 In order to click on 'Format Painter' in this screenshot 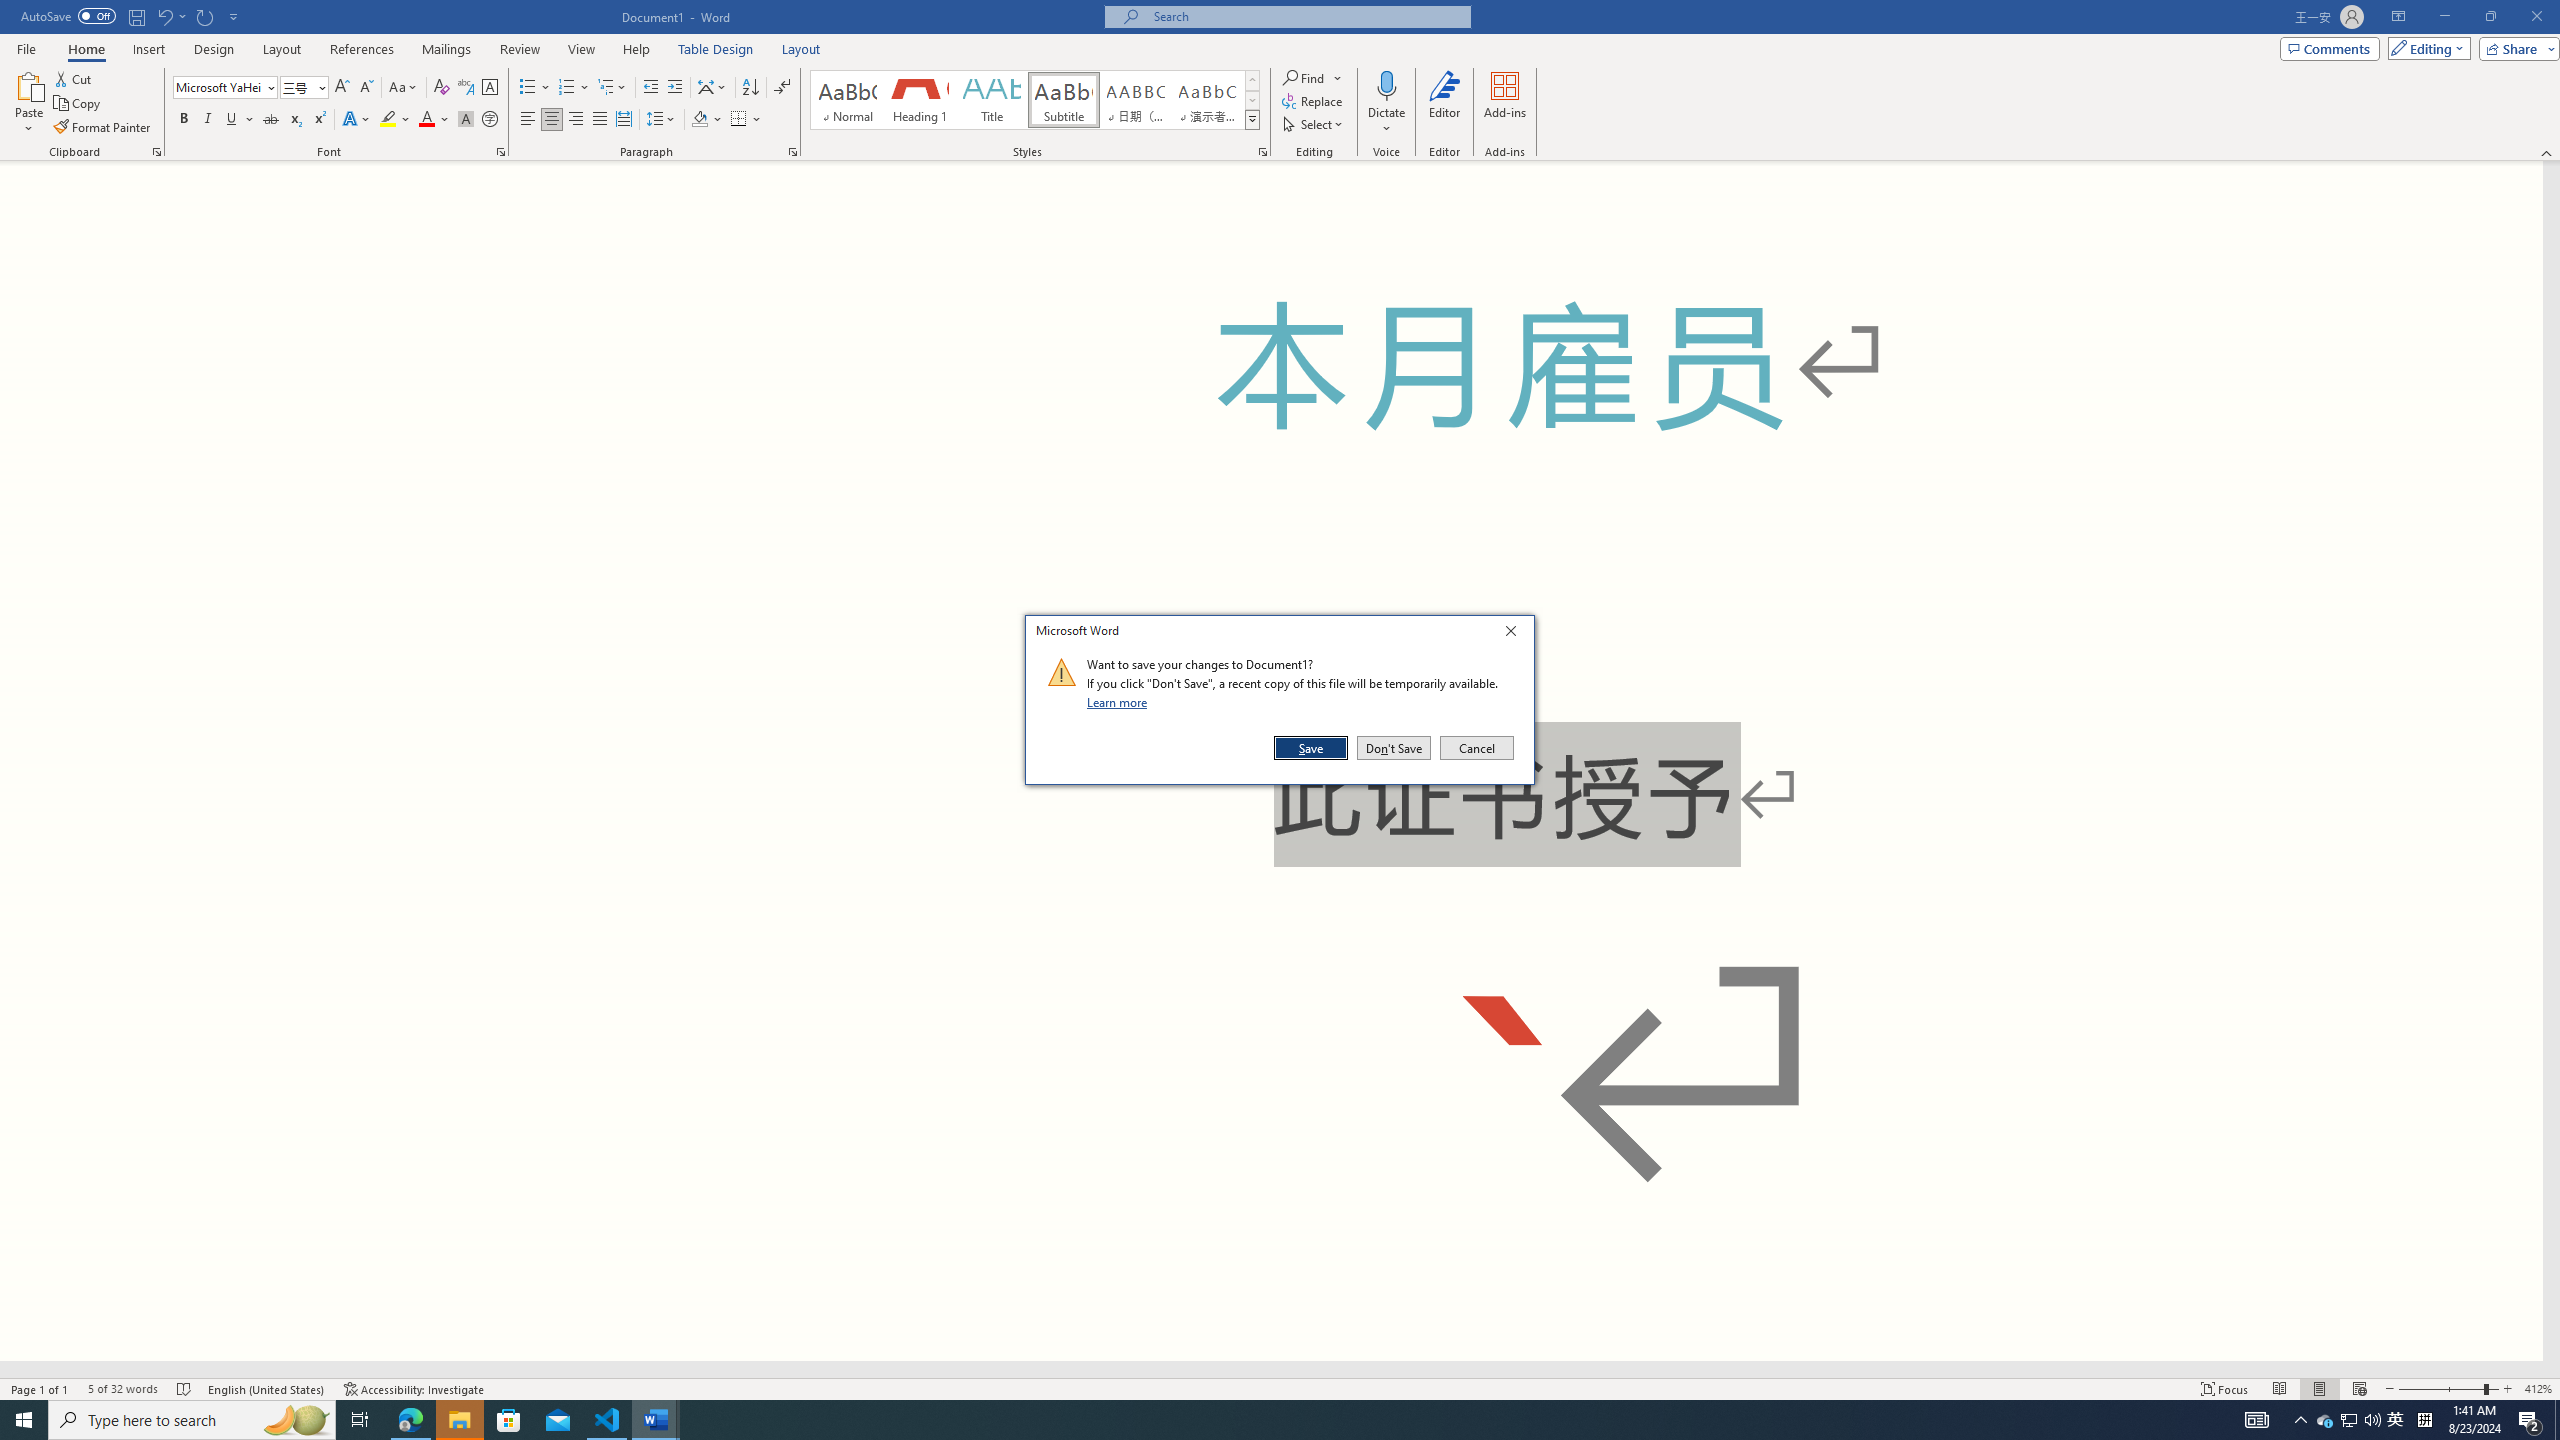, I will do `click(102, 127)`.